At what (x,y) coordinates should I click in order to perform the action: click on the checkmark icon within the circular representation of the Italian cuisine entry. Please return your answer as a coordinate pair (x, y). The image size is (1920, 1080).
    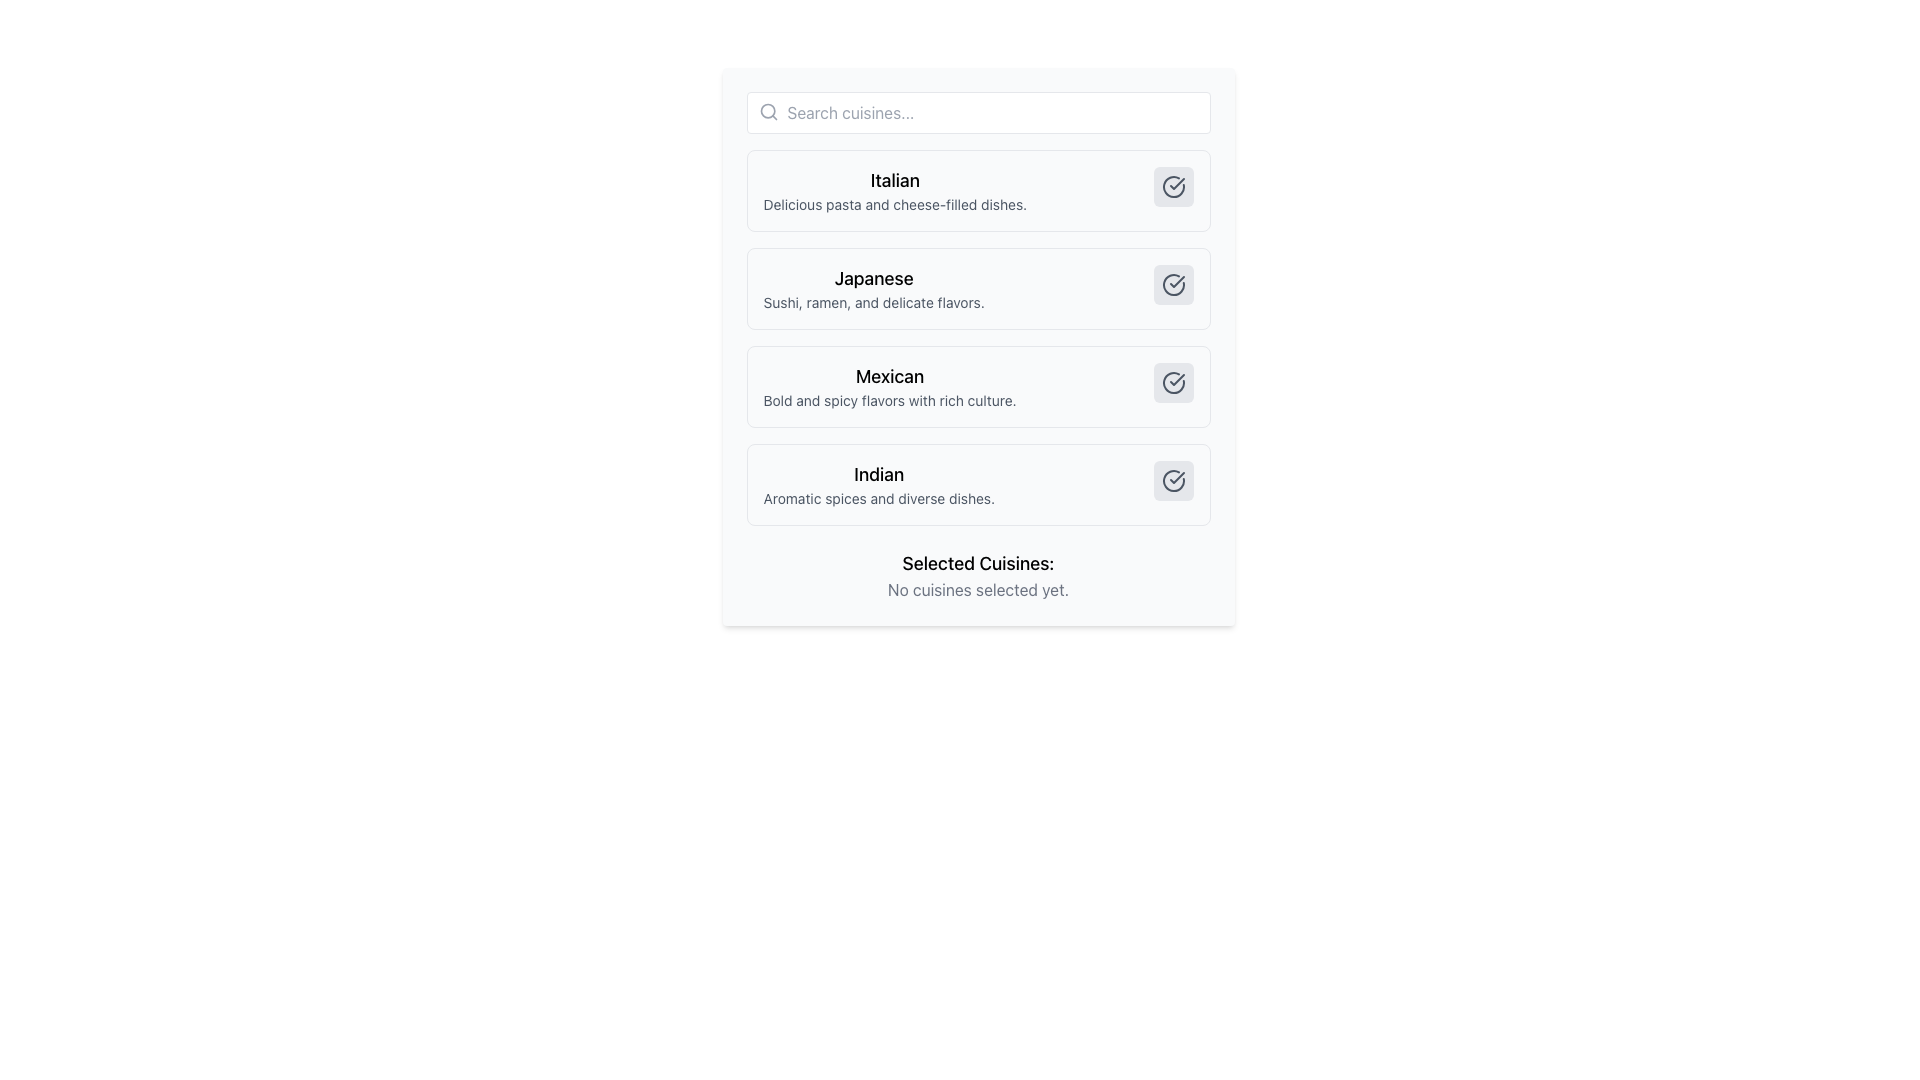
    Looking at the image, I should click on (1176, 184).